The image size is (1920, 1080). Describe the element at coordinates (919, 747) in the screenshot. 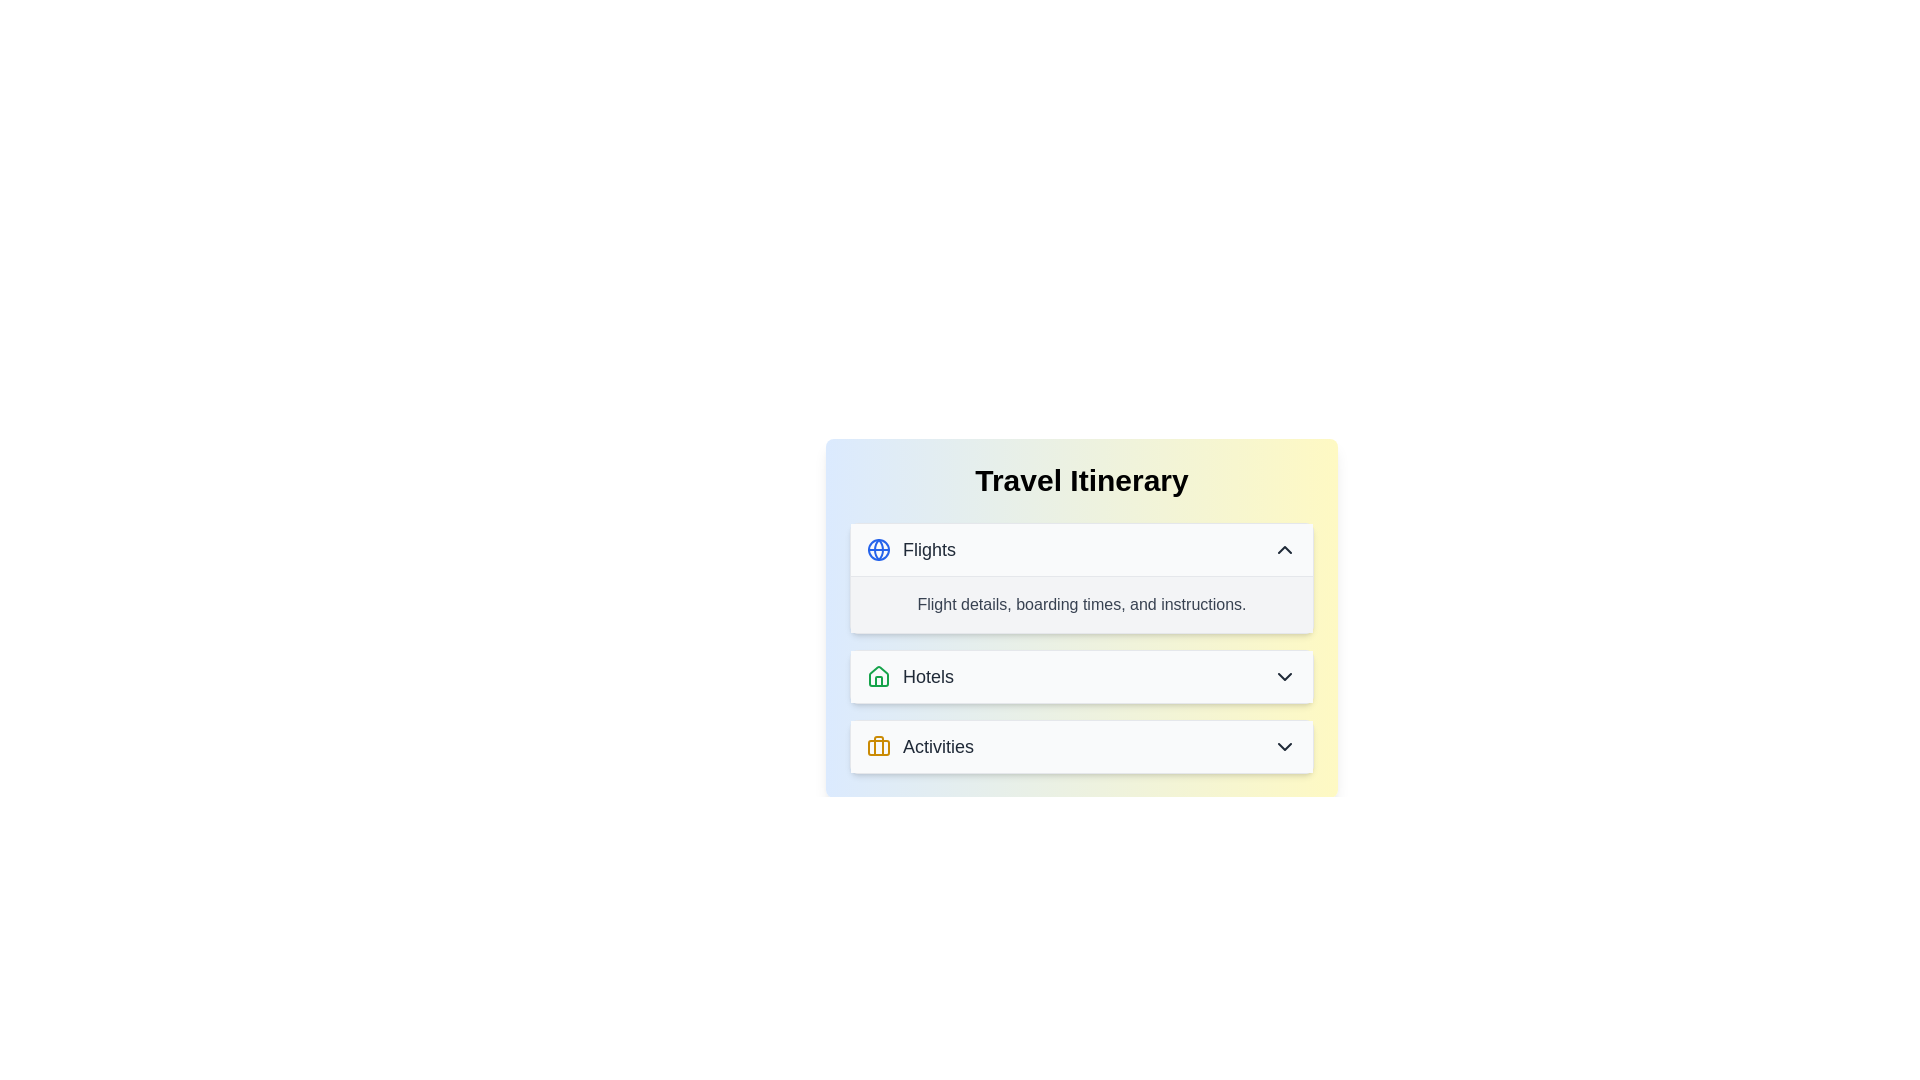

I see `to select the 'Activities' section represented by the list item with an icon and label, located in the Travel Itinerary under the third slot` at that location.